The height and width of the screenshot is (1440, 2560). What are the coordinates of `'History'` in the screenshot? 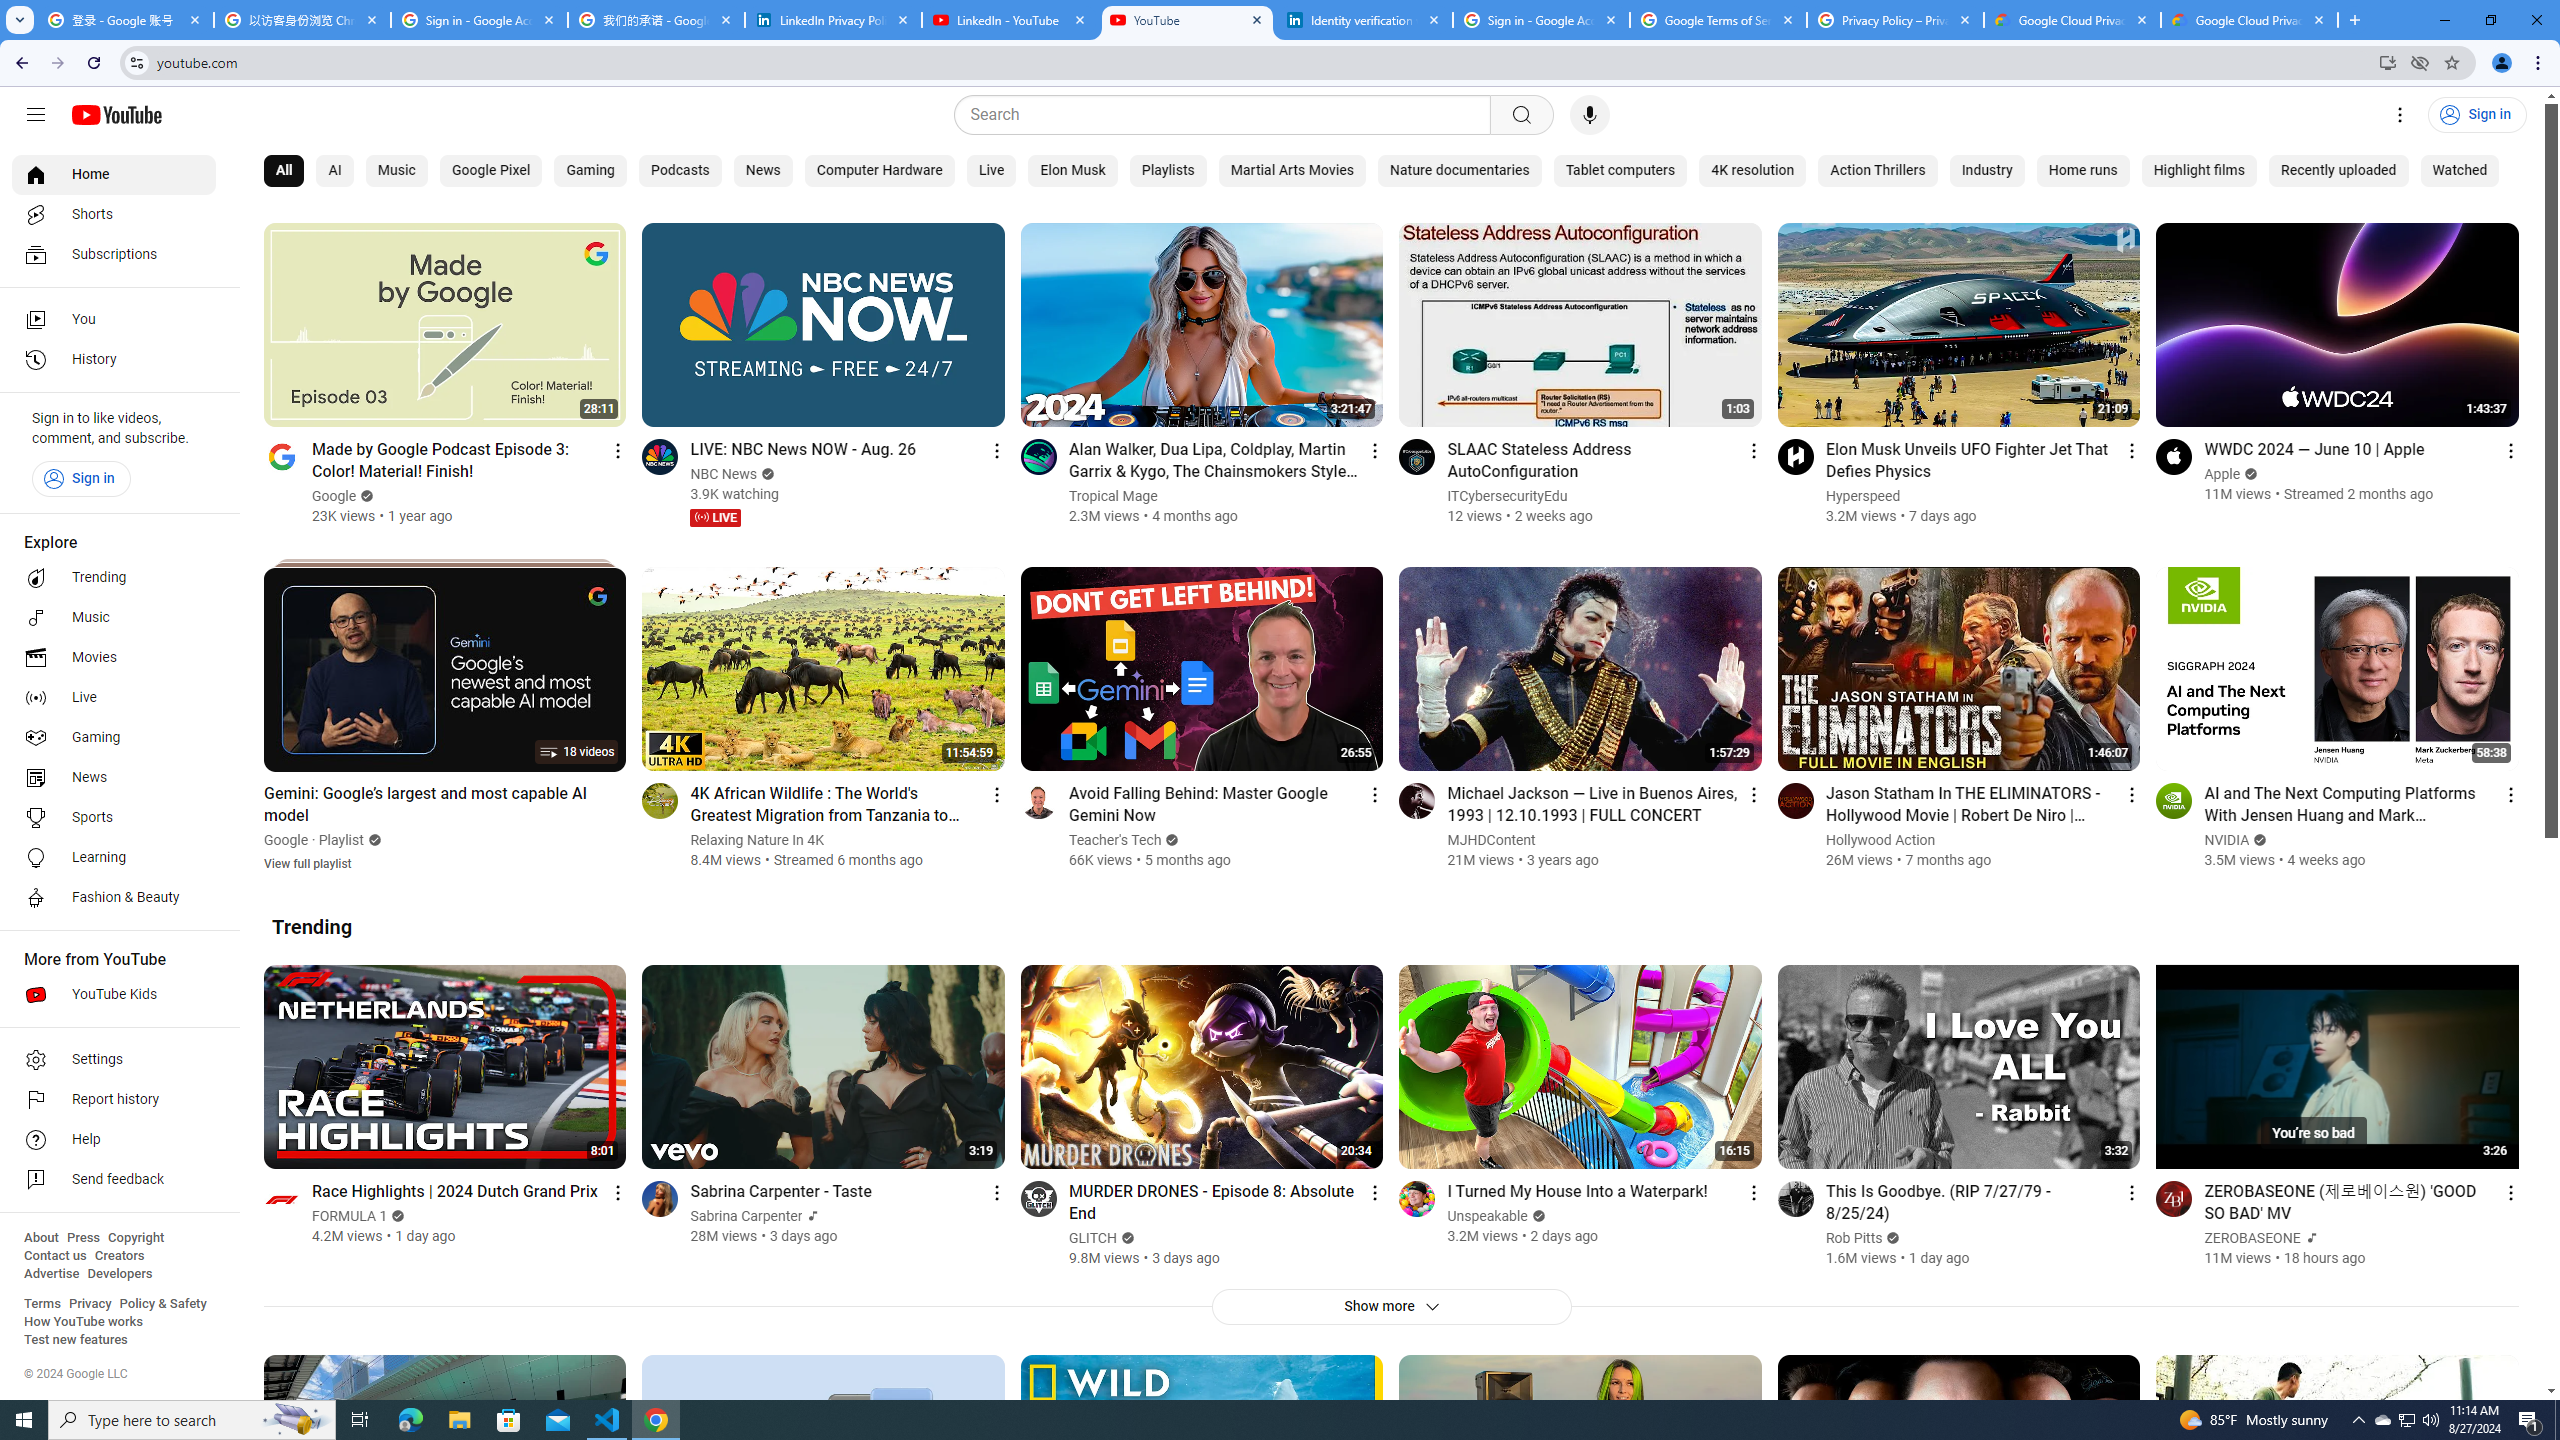 It's located at (113, 360).